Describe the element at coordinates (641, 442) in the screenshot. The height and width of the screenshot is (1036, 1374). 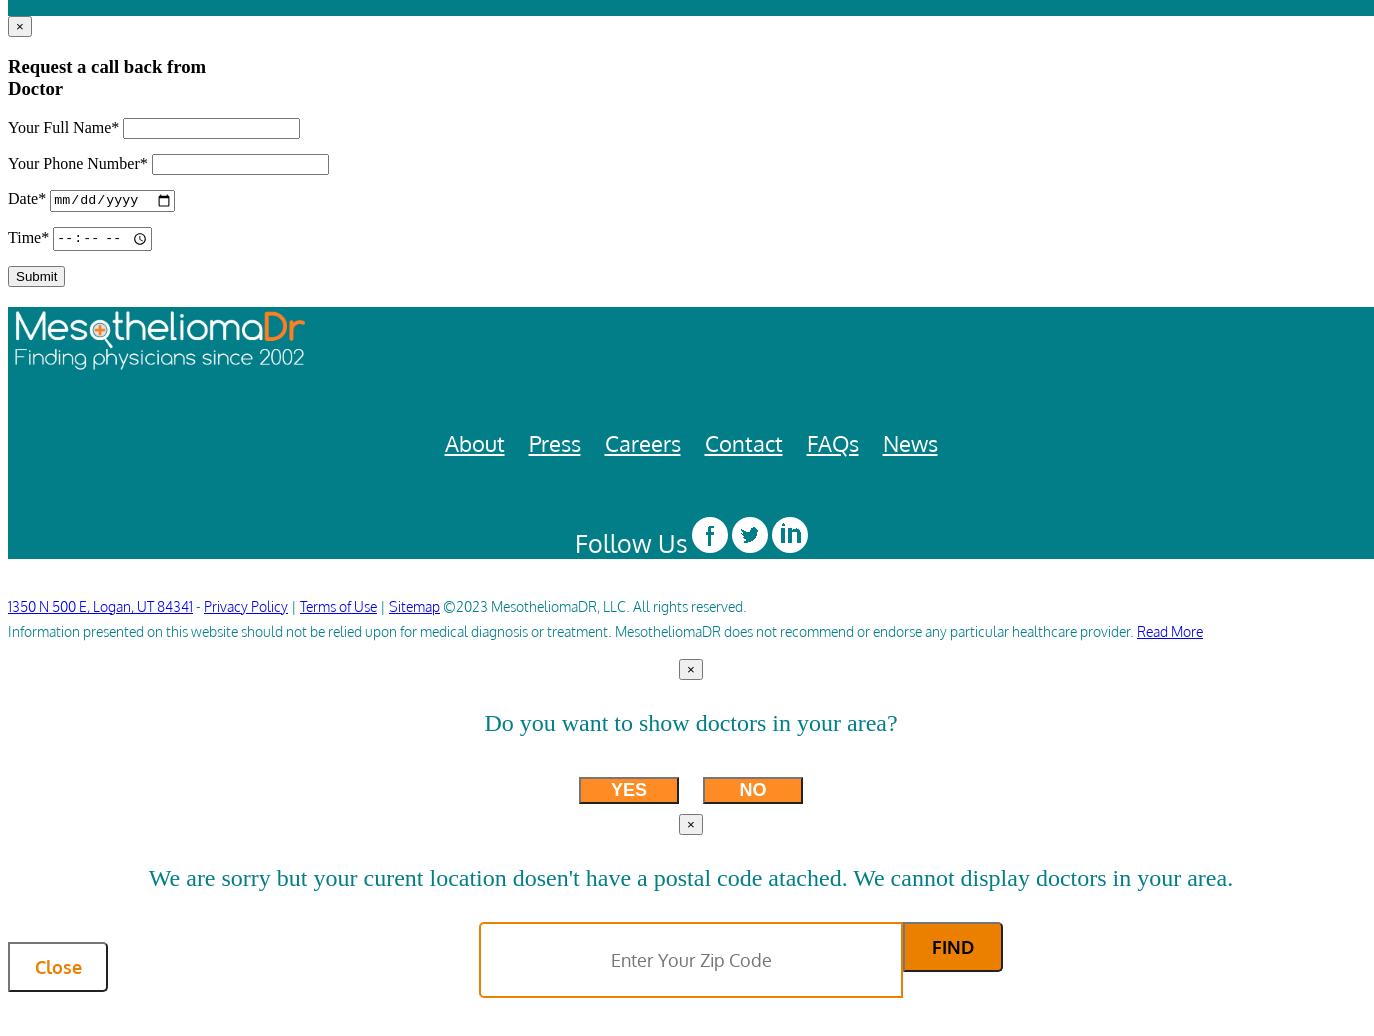
I see `'Careers'` at that location.